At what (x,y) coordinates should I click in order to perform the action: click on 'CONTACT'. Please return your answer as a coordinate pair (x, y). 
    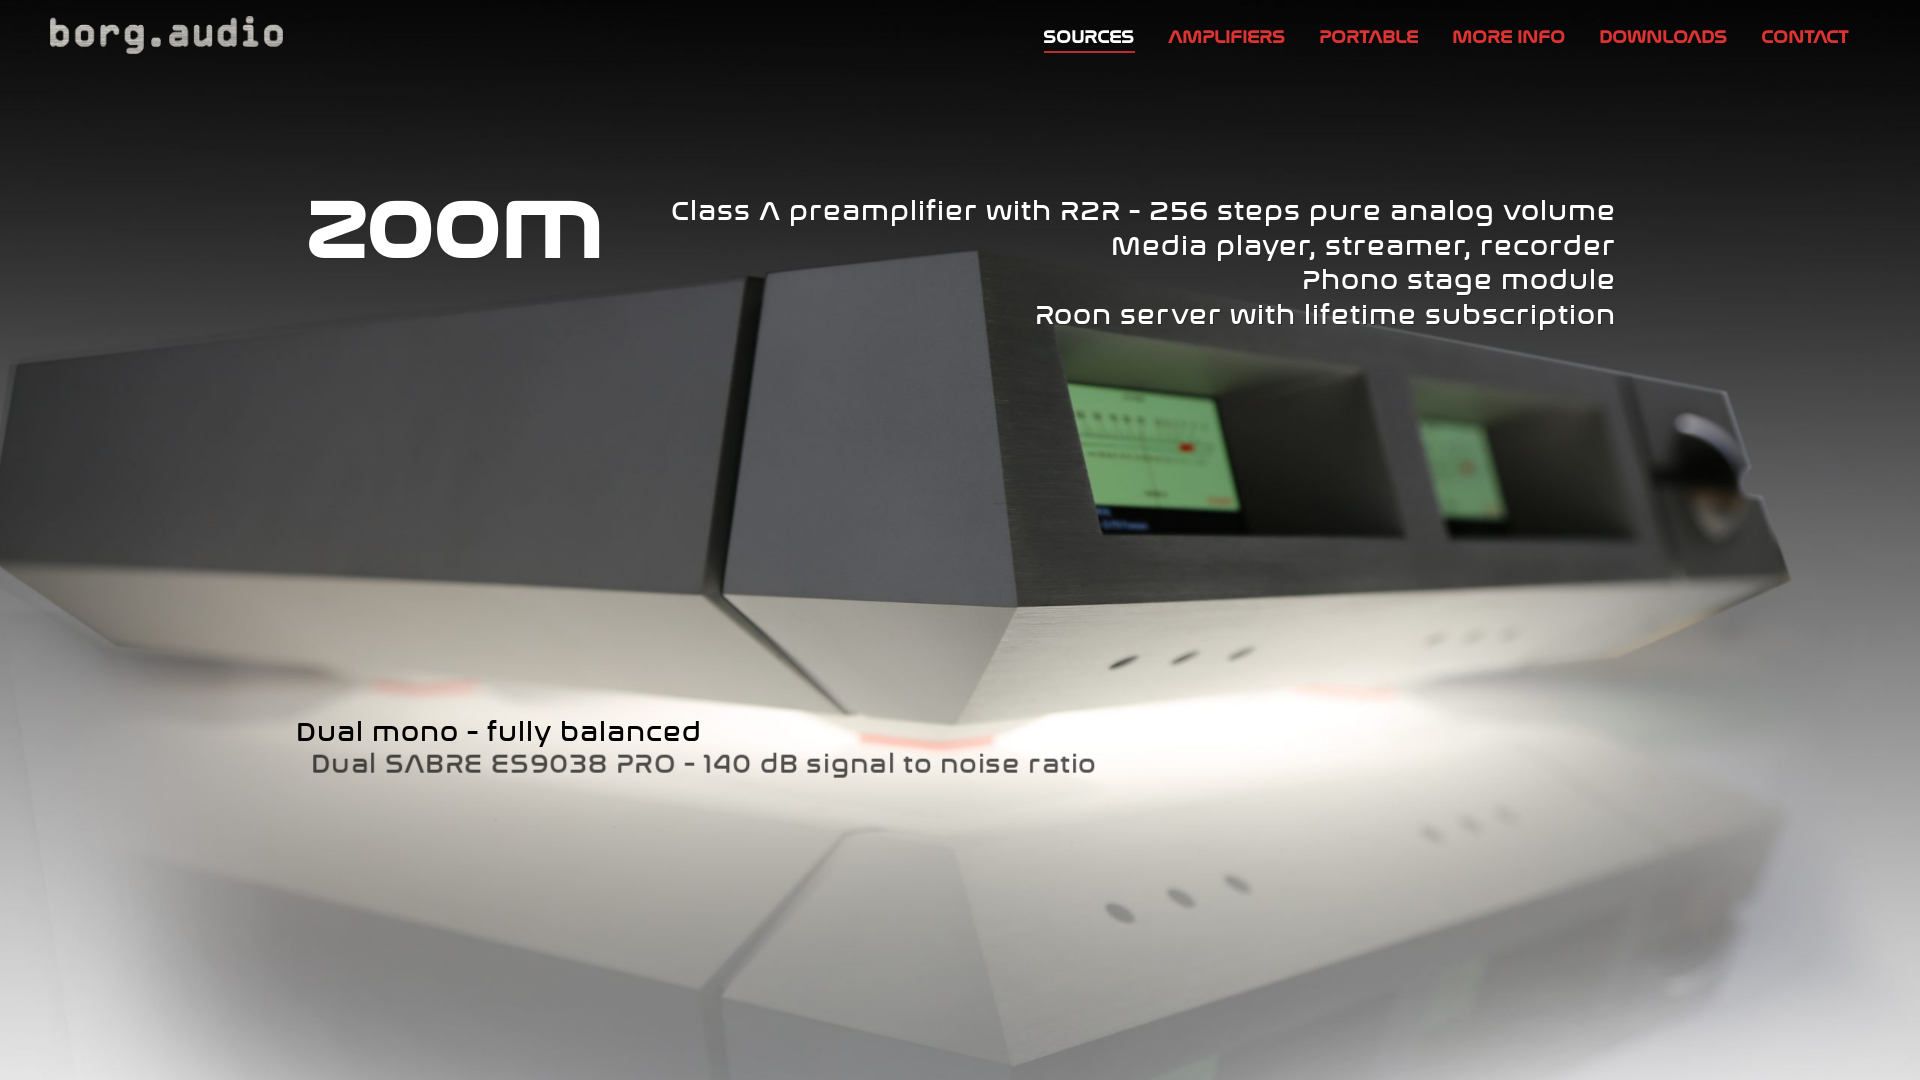
    Looking at the image, I should click on (1804, 34).